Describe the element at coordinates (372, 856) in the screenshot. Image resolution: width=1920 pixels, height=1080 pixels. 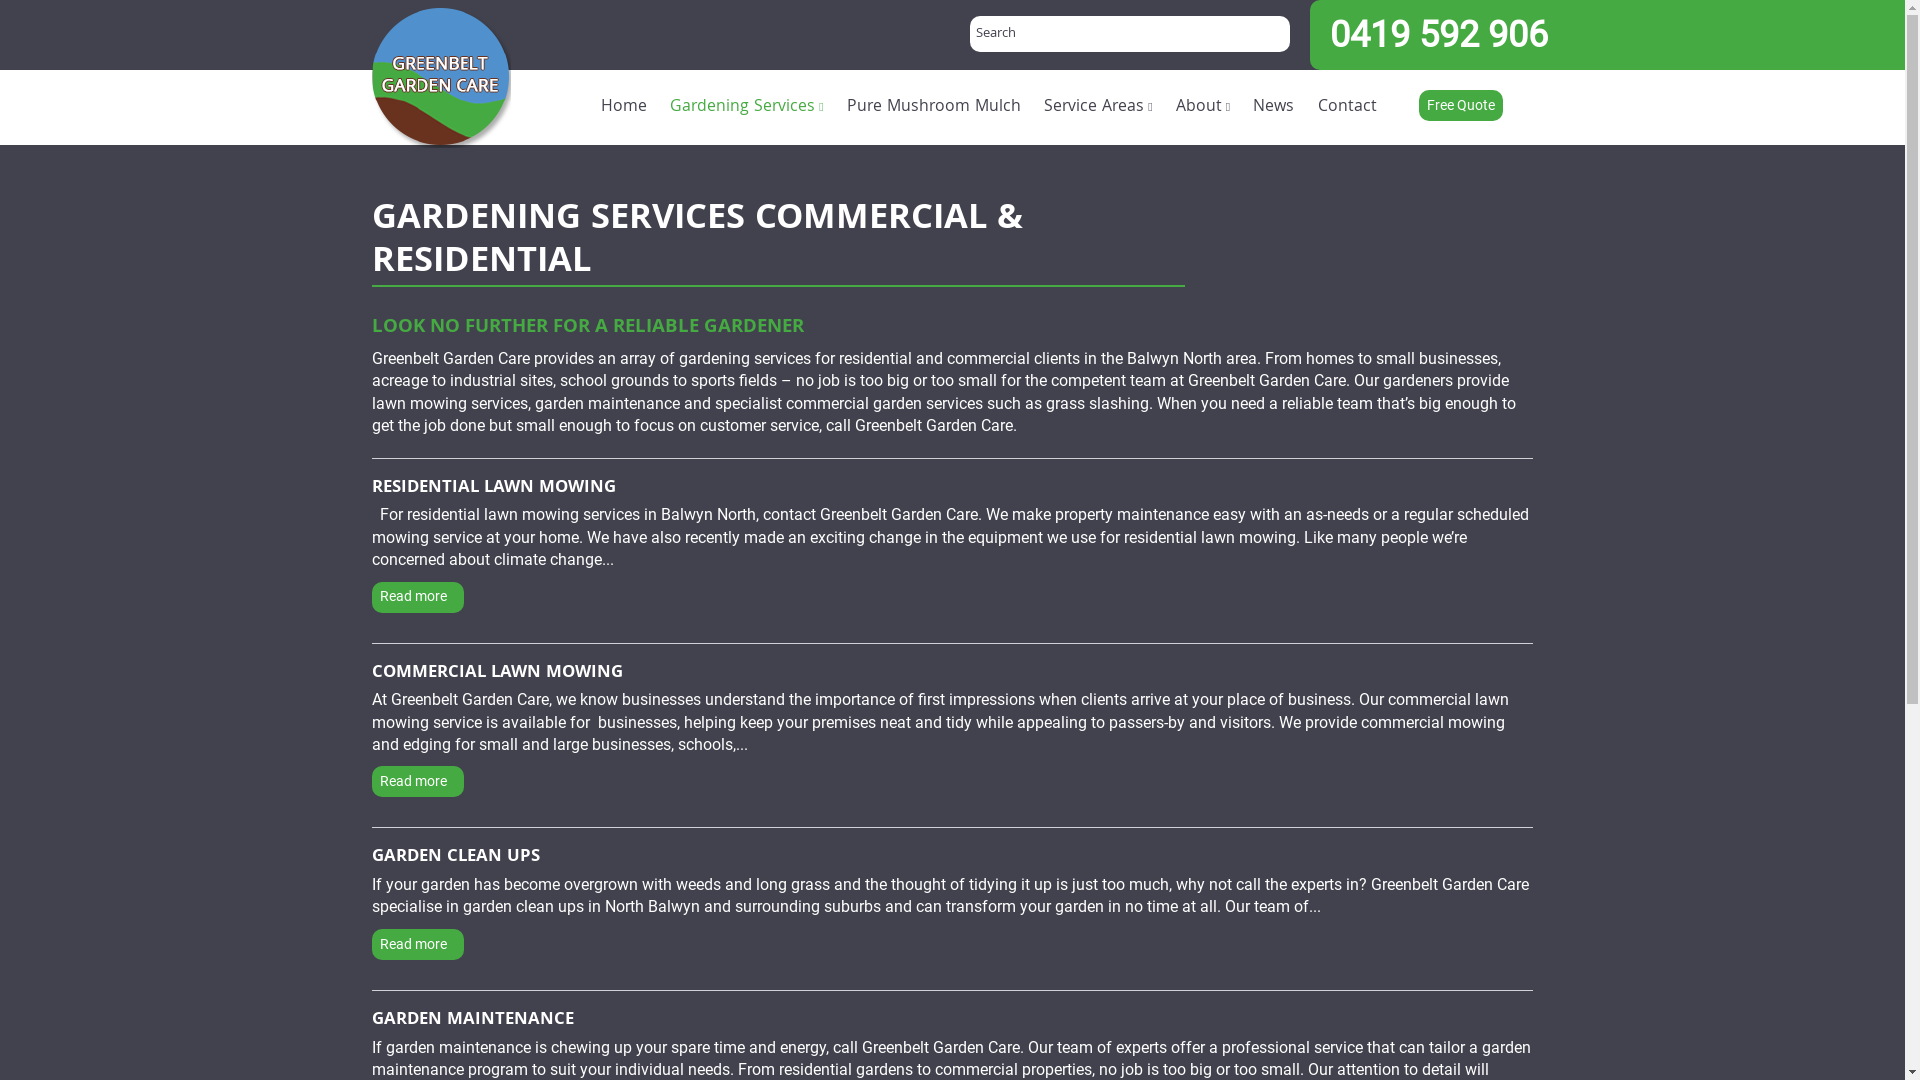
I see `'GARDEN CLEAN UPS'` at that location.